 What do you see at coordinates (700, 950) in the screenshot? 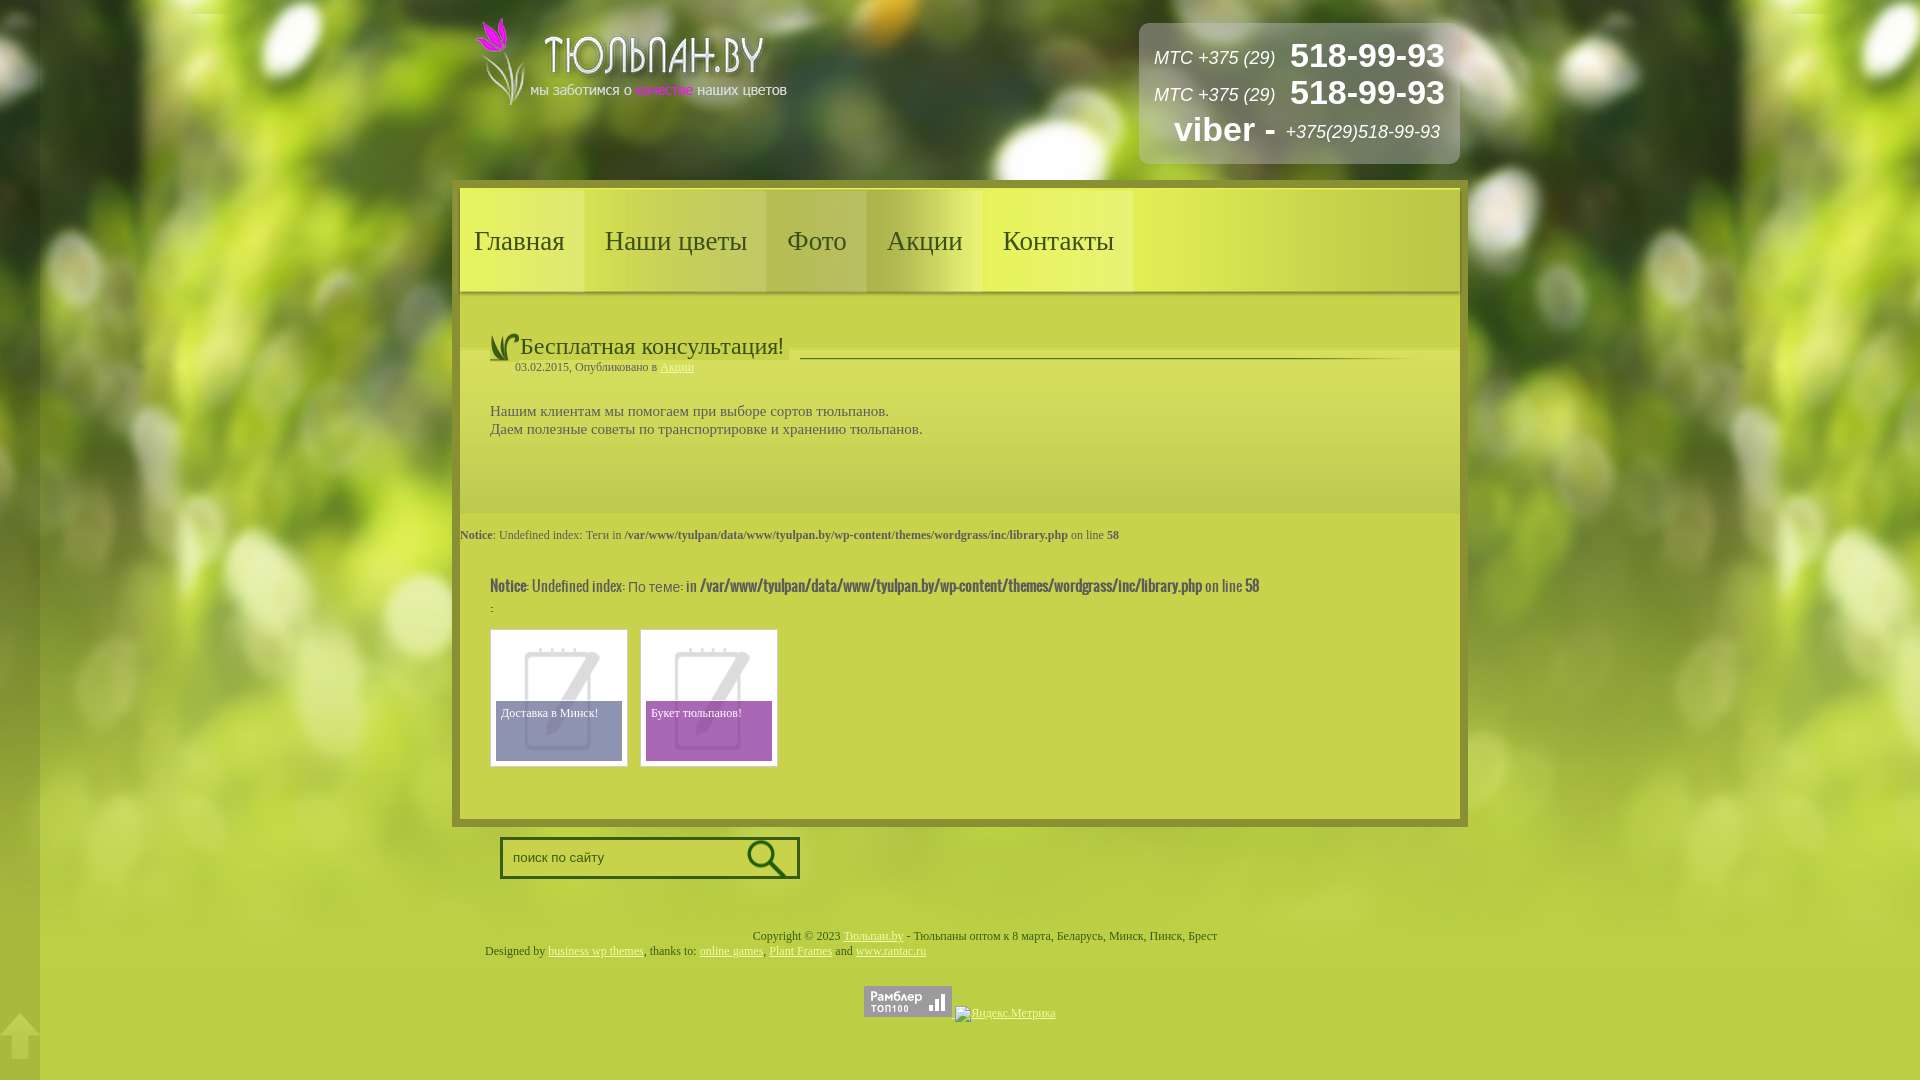
I see `'online games'` at bounding box center [700, 950].